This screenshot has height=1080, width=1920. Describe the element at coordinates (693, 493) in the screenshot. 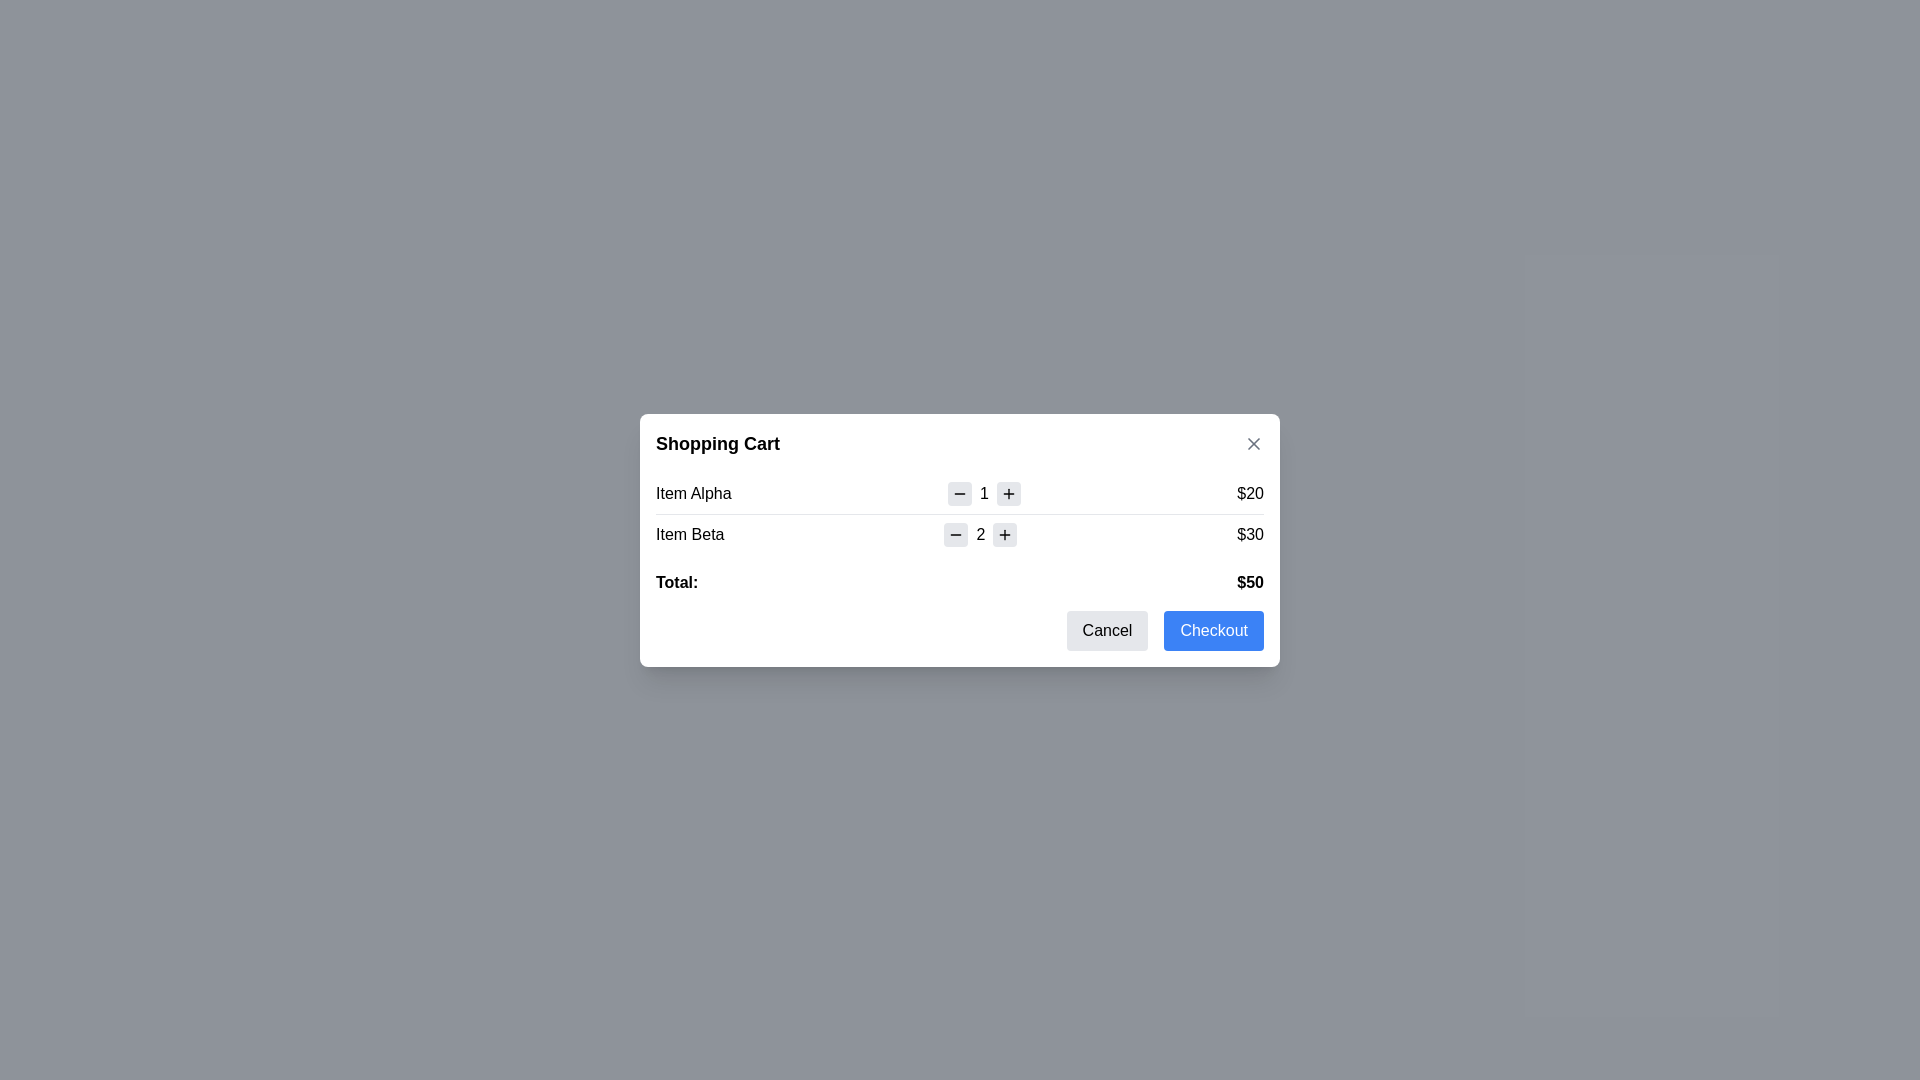

I see `the text label displaying 'Item Alpha' located in the 'Shopping Cart' section, which is aligned to the left of the quantity control buttons` at that location.